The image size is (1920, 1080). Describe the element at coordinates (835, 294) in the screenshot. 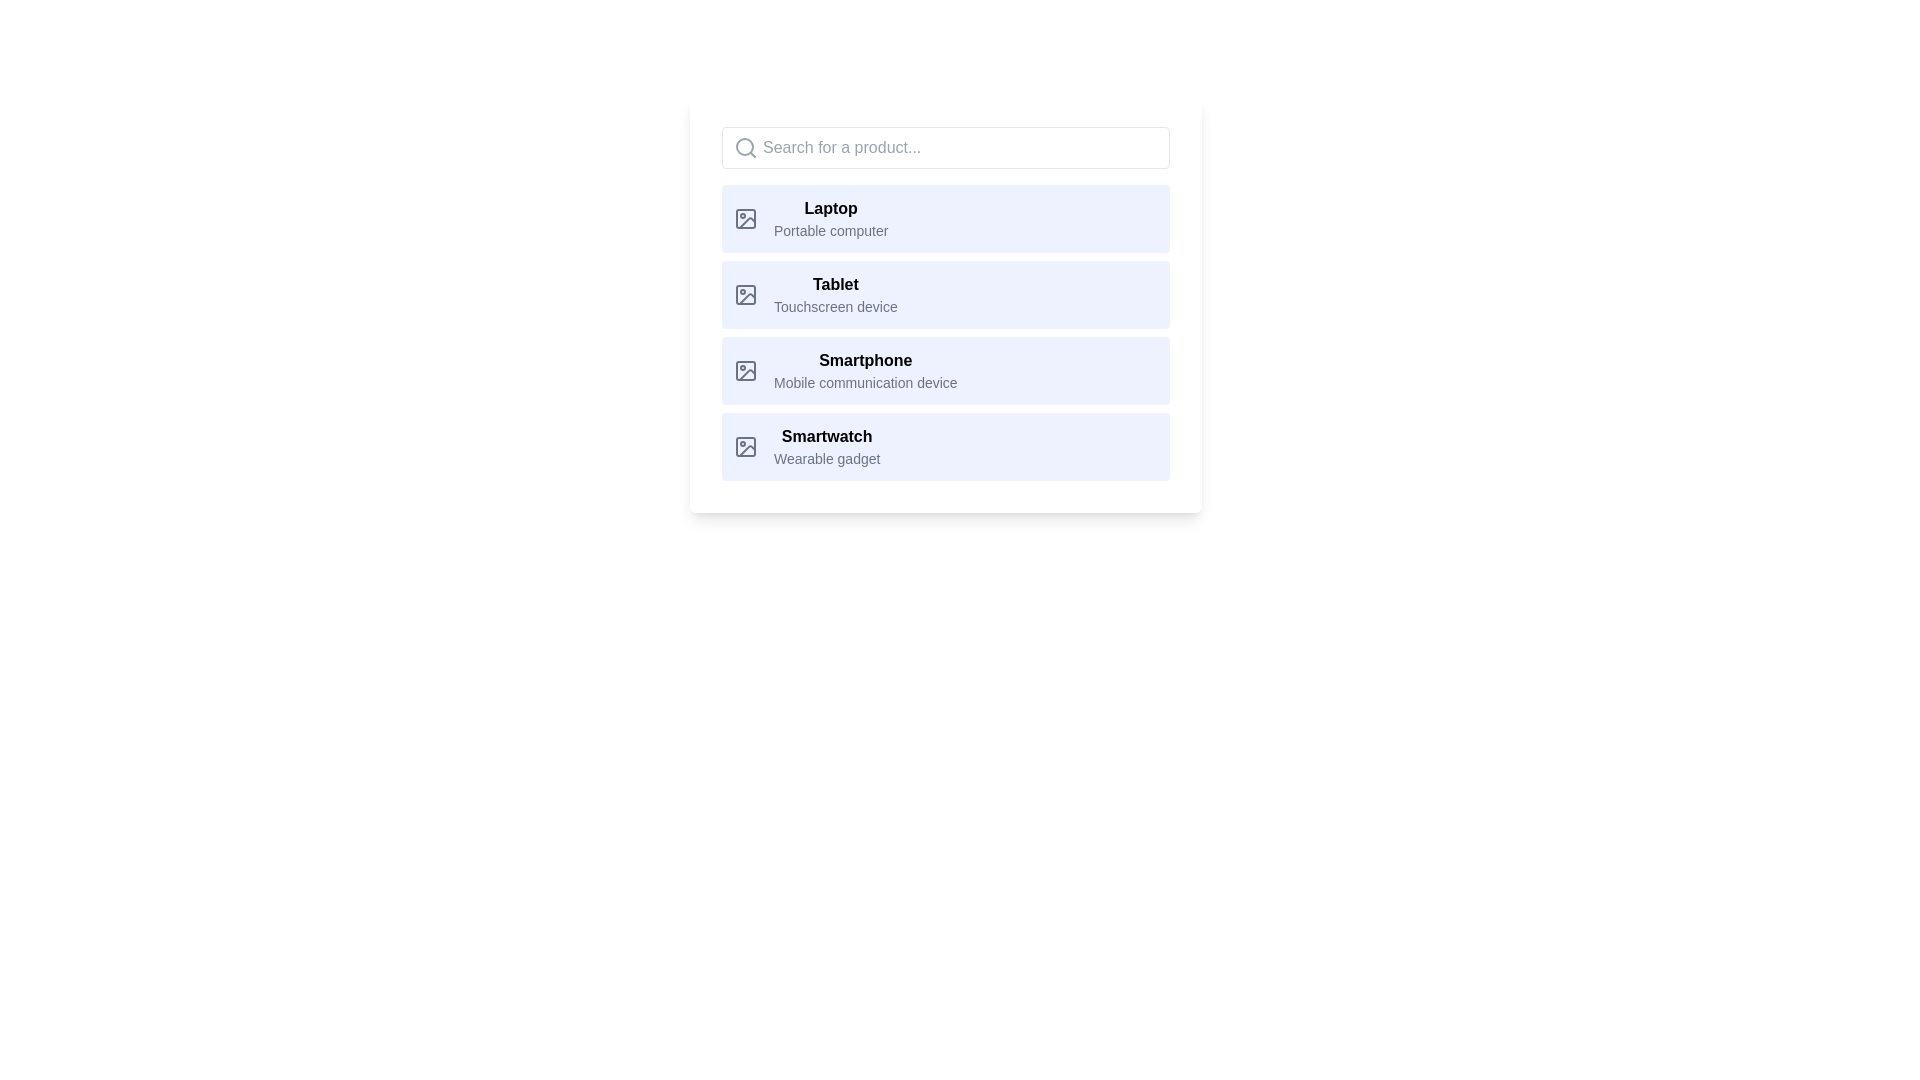

I see `the 'Tablet' text label within the selectable list item that features a light-blue background and consists of two lines of text, where the first line is 'Tablet' in bold and the second line is 'Touchscreen device' in smaller gray text` at that location.